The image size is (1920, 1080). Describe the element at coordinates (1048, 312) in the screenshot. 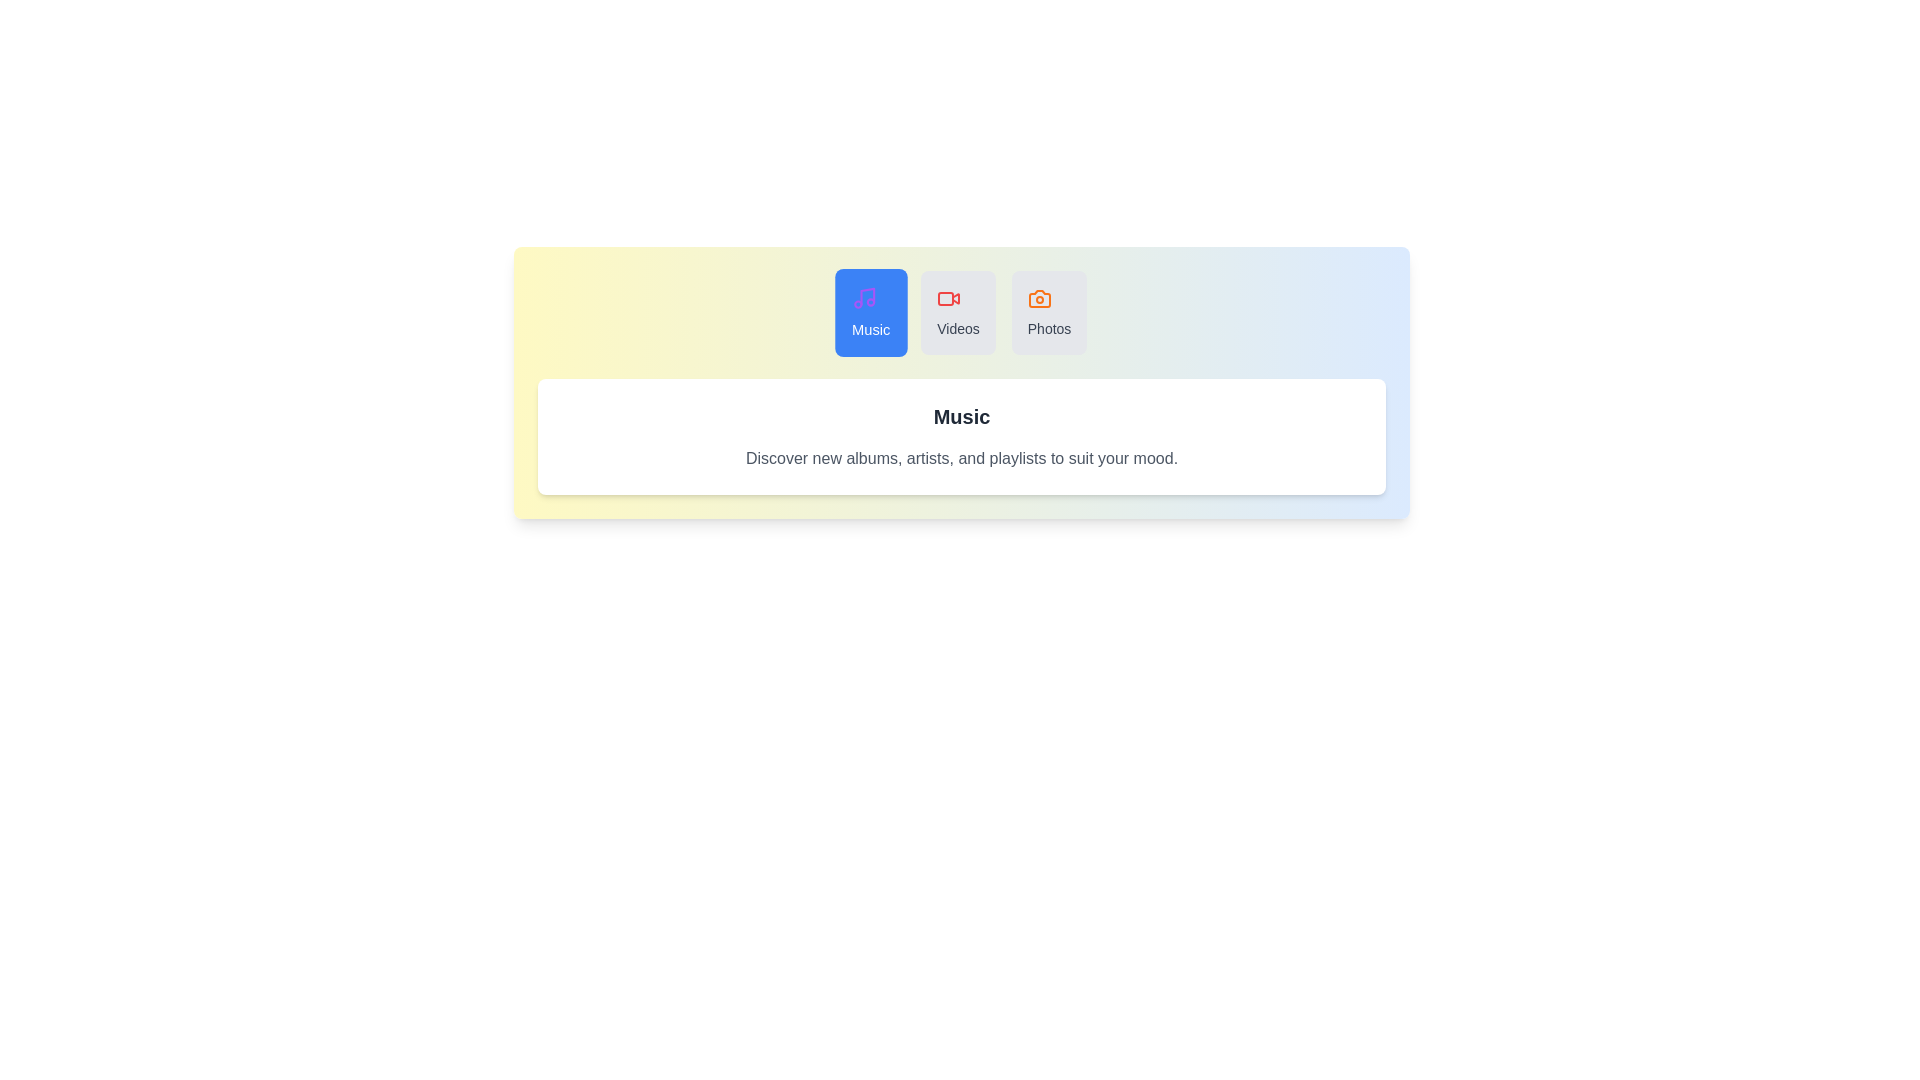

I see `the Photos tab in the MultimediaTabs component` at that location.